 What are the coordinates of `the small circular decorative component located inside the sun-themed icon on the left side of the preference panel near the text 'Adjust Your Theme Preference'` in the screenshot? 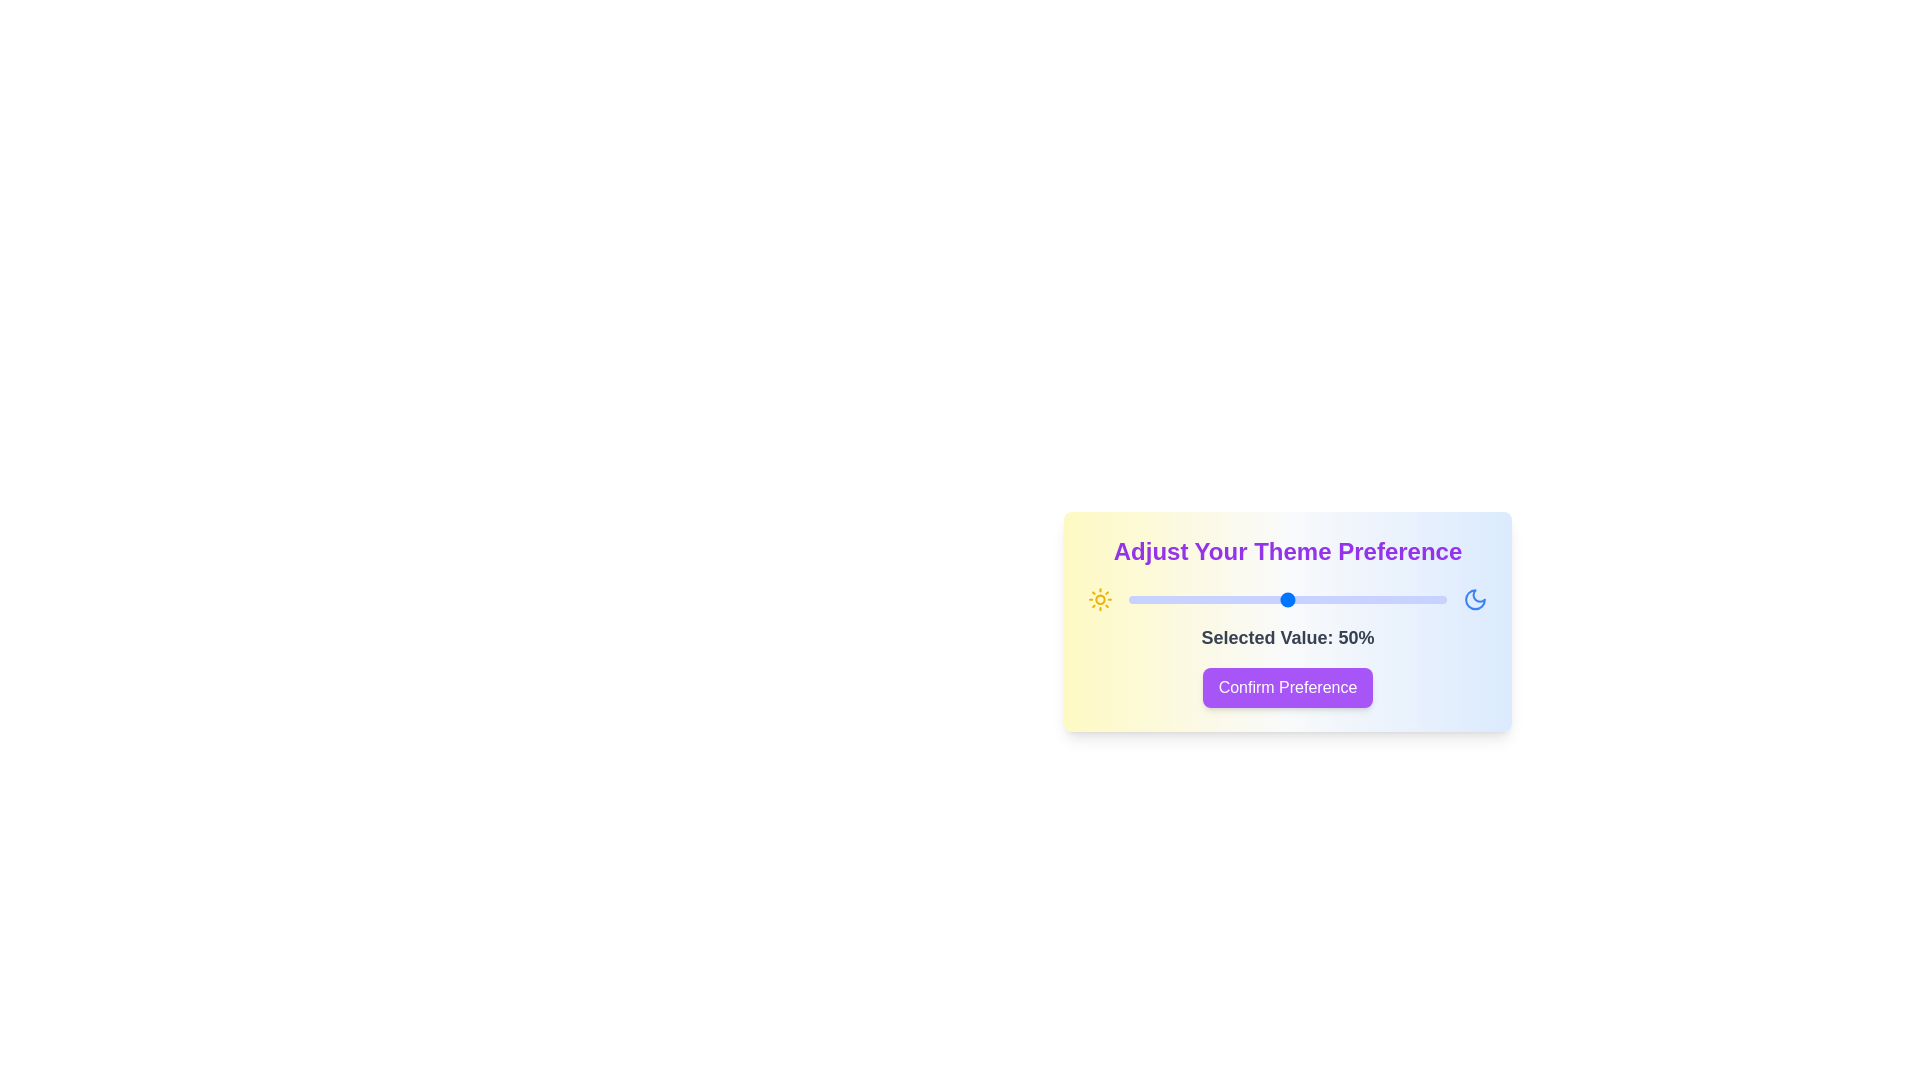 It's located at (1099, 599).